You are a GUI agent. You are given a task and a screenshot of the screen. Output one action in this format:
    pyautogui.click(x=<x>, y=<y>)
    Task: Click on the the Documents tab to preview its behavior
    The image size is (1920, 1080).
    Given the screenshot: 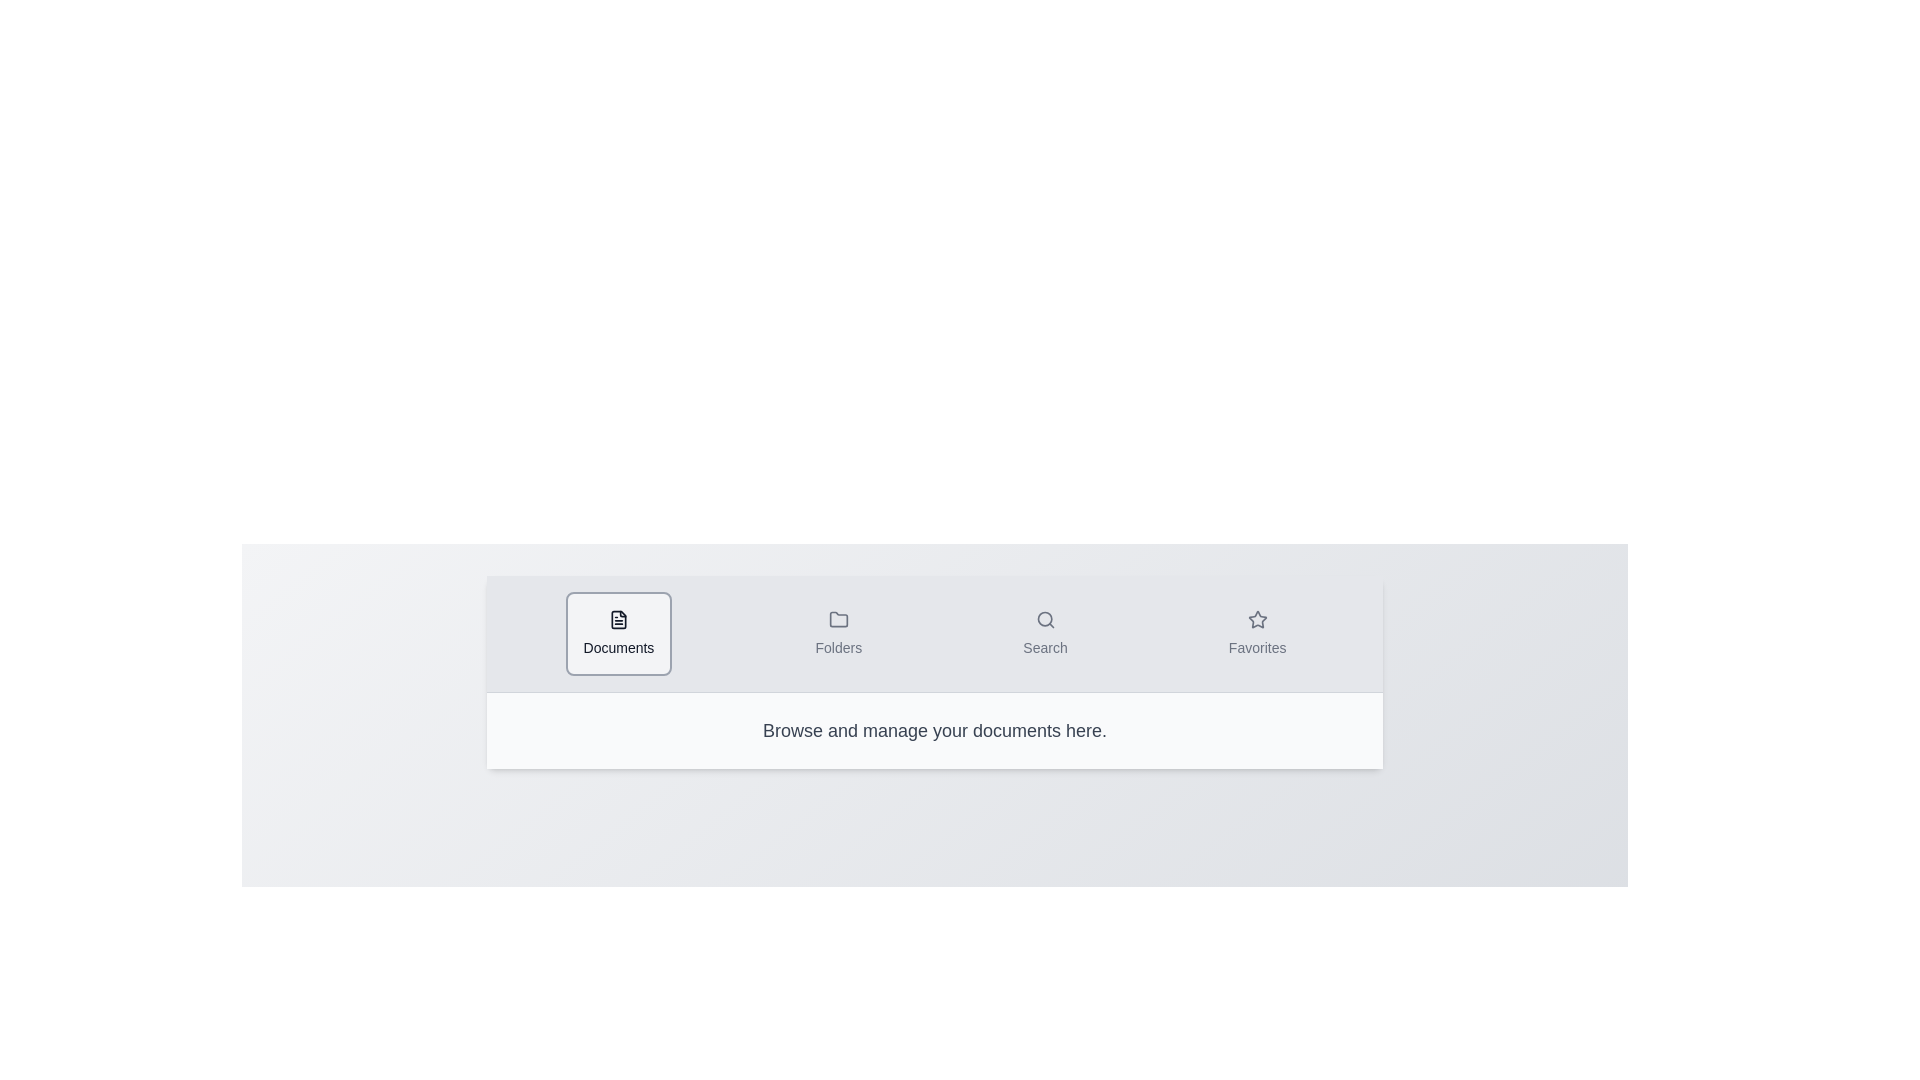 What is the action you would take?
    pyautogui.click(x=618, y=633)
    